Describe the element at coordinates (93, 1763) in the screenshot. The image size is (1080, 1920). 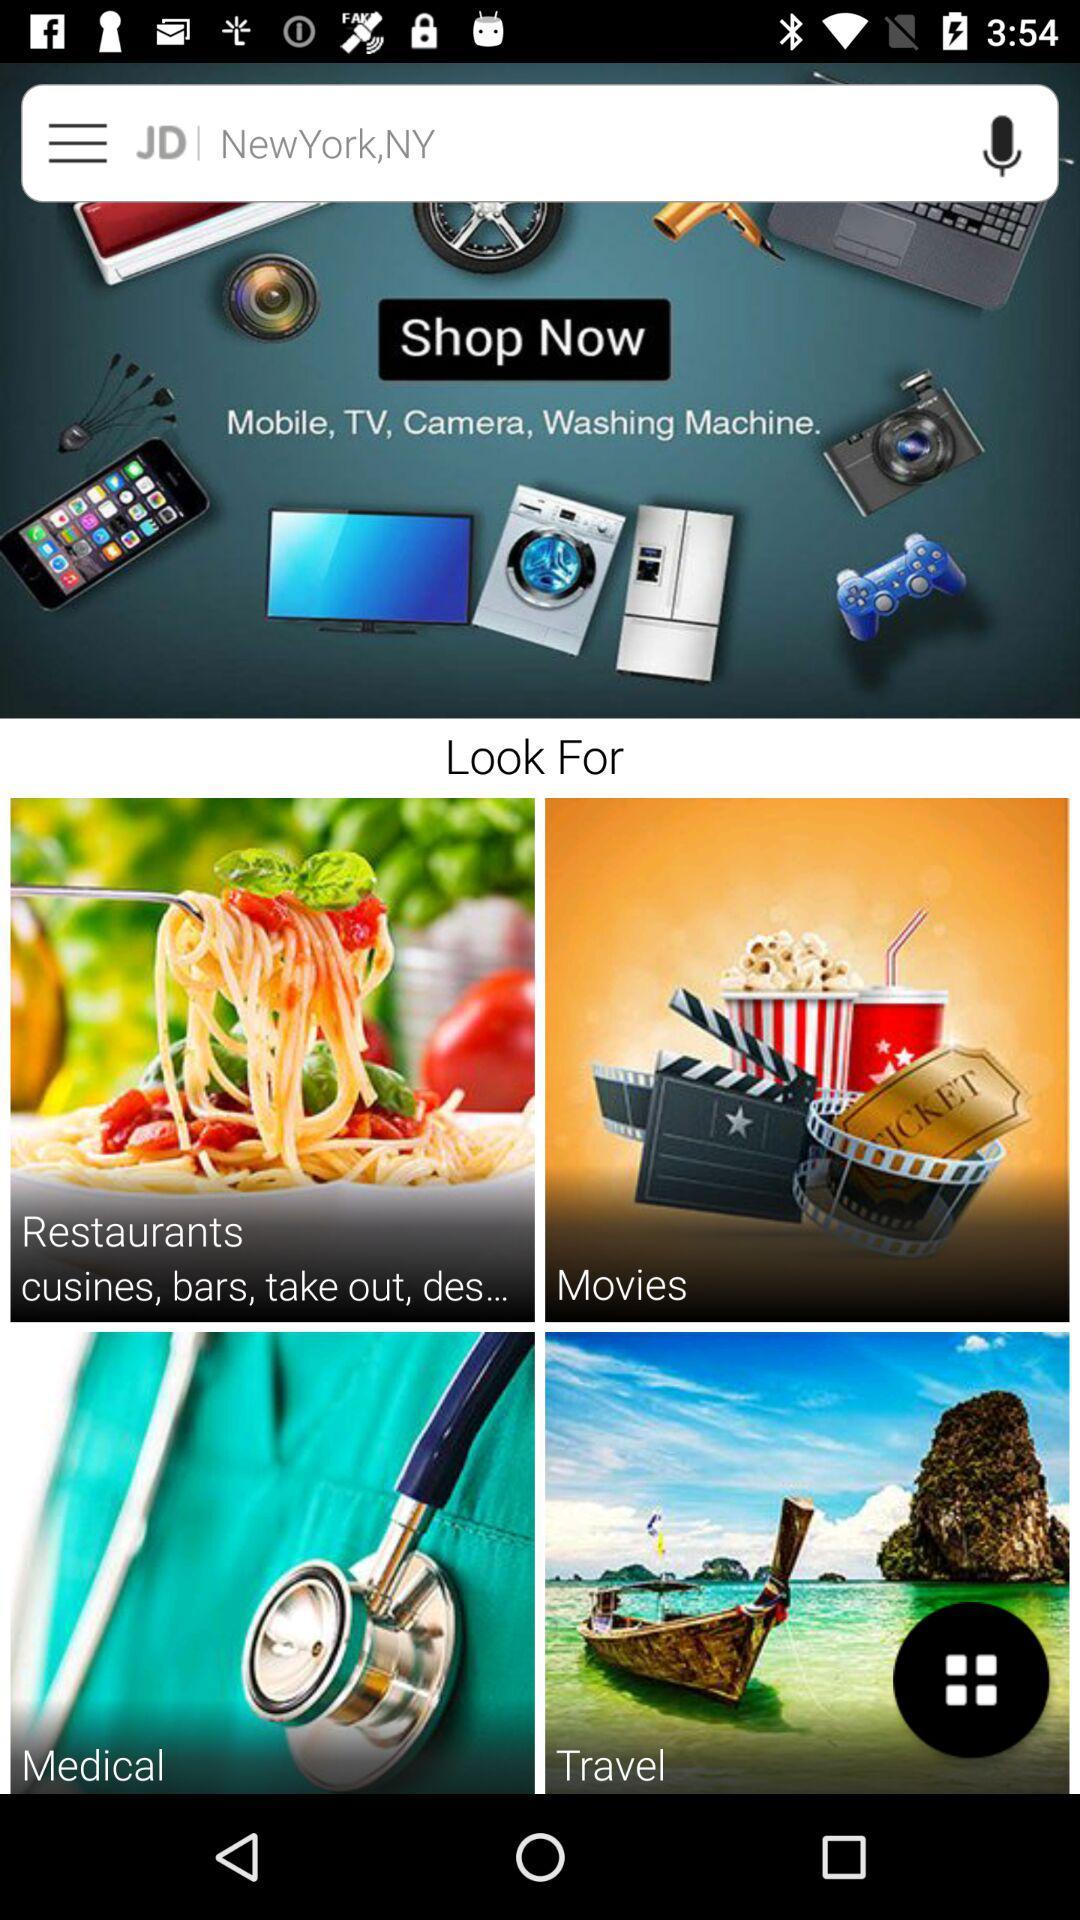
I see `medical item` at that location.